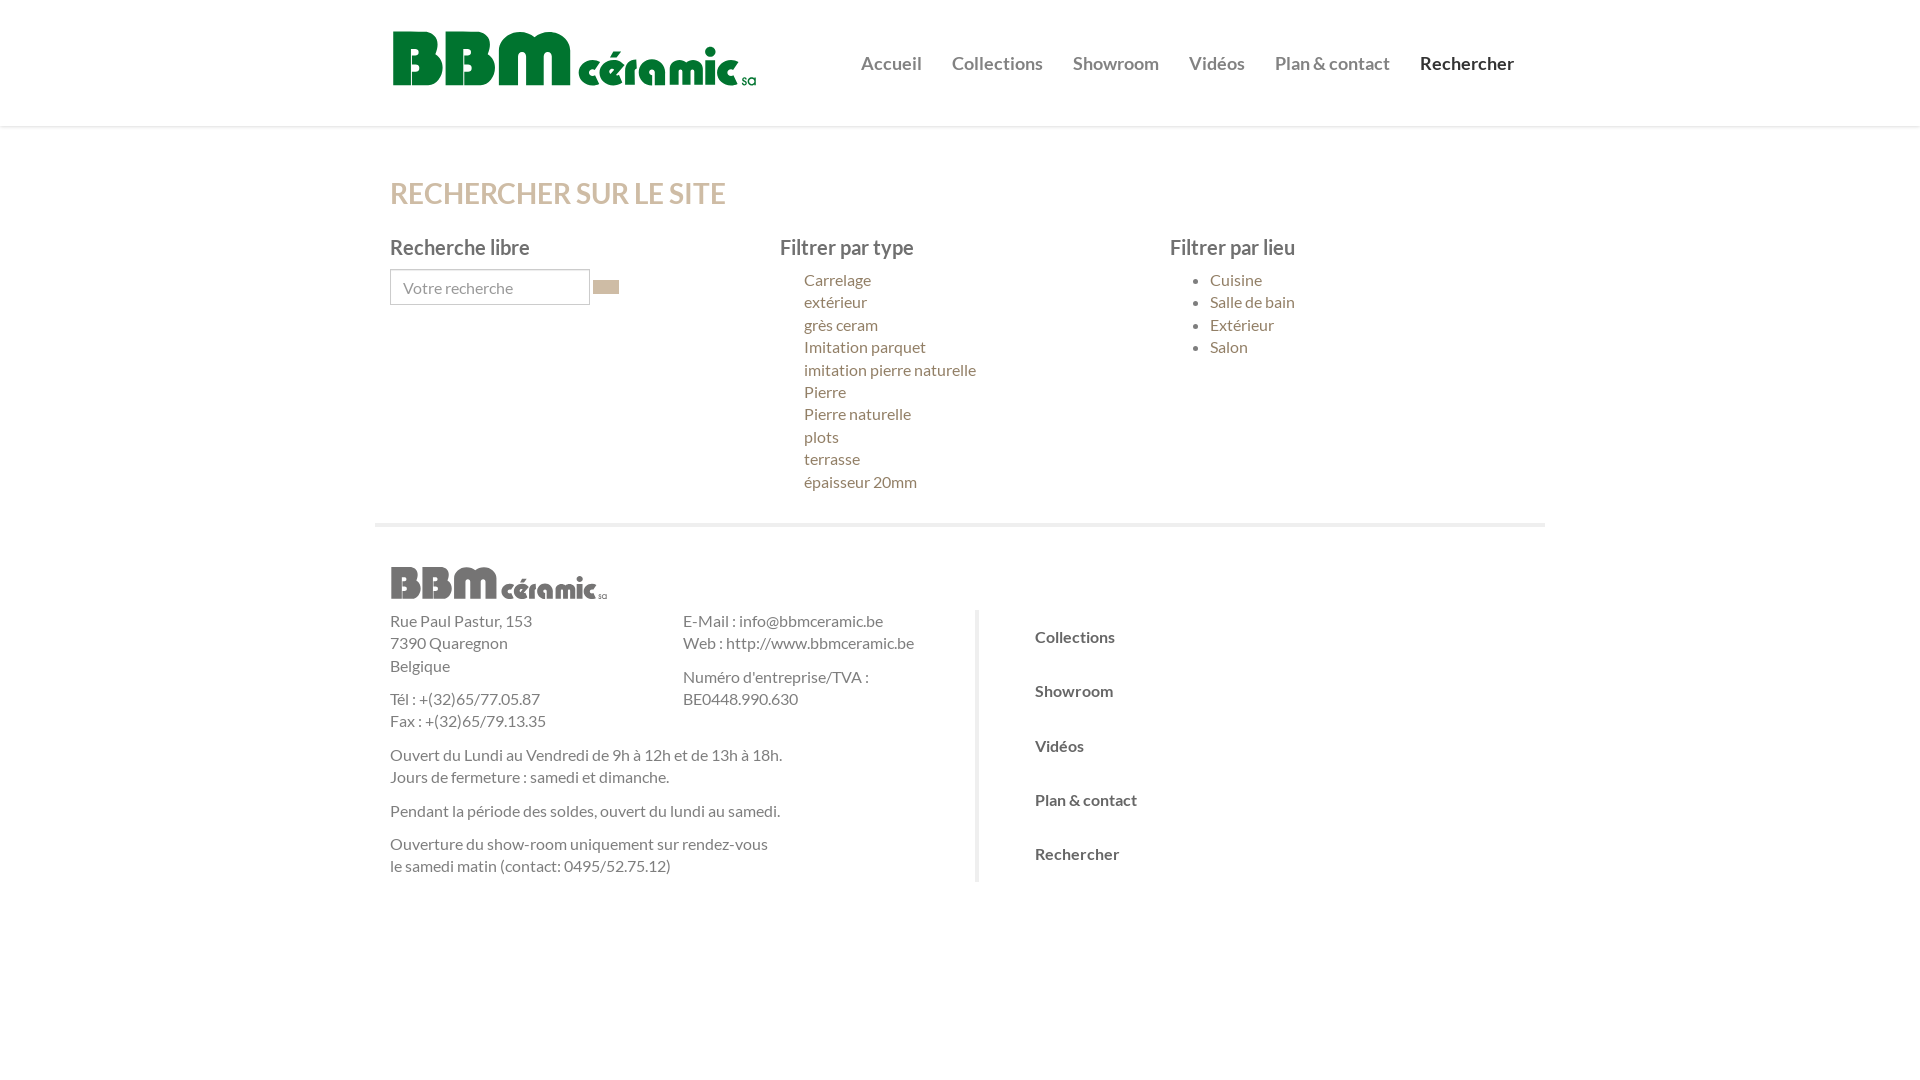 This screenshot has width=1920, height=1080. I want to click on 'imitation pierre naturelle', so click(778, 370).